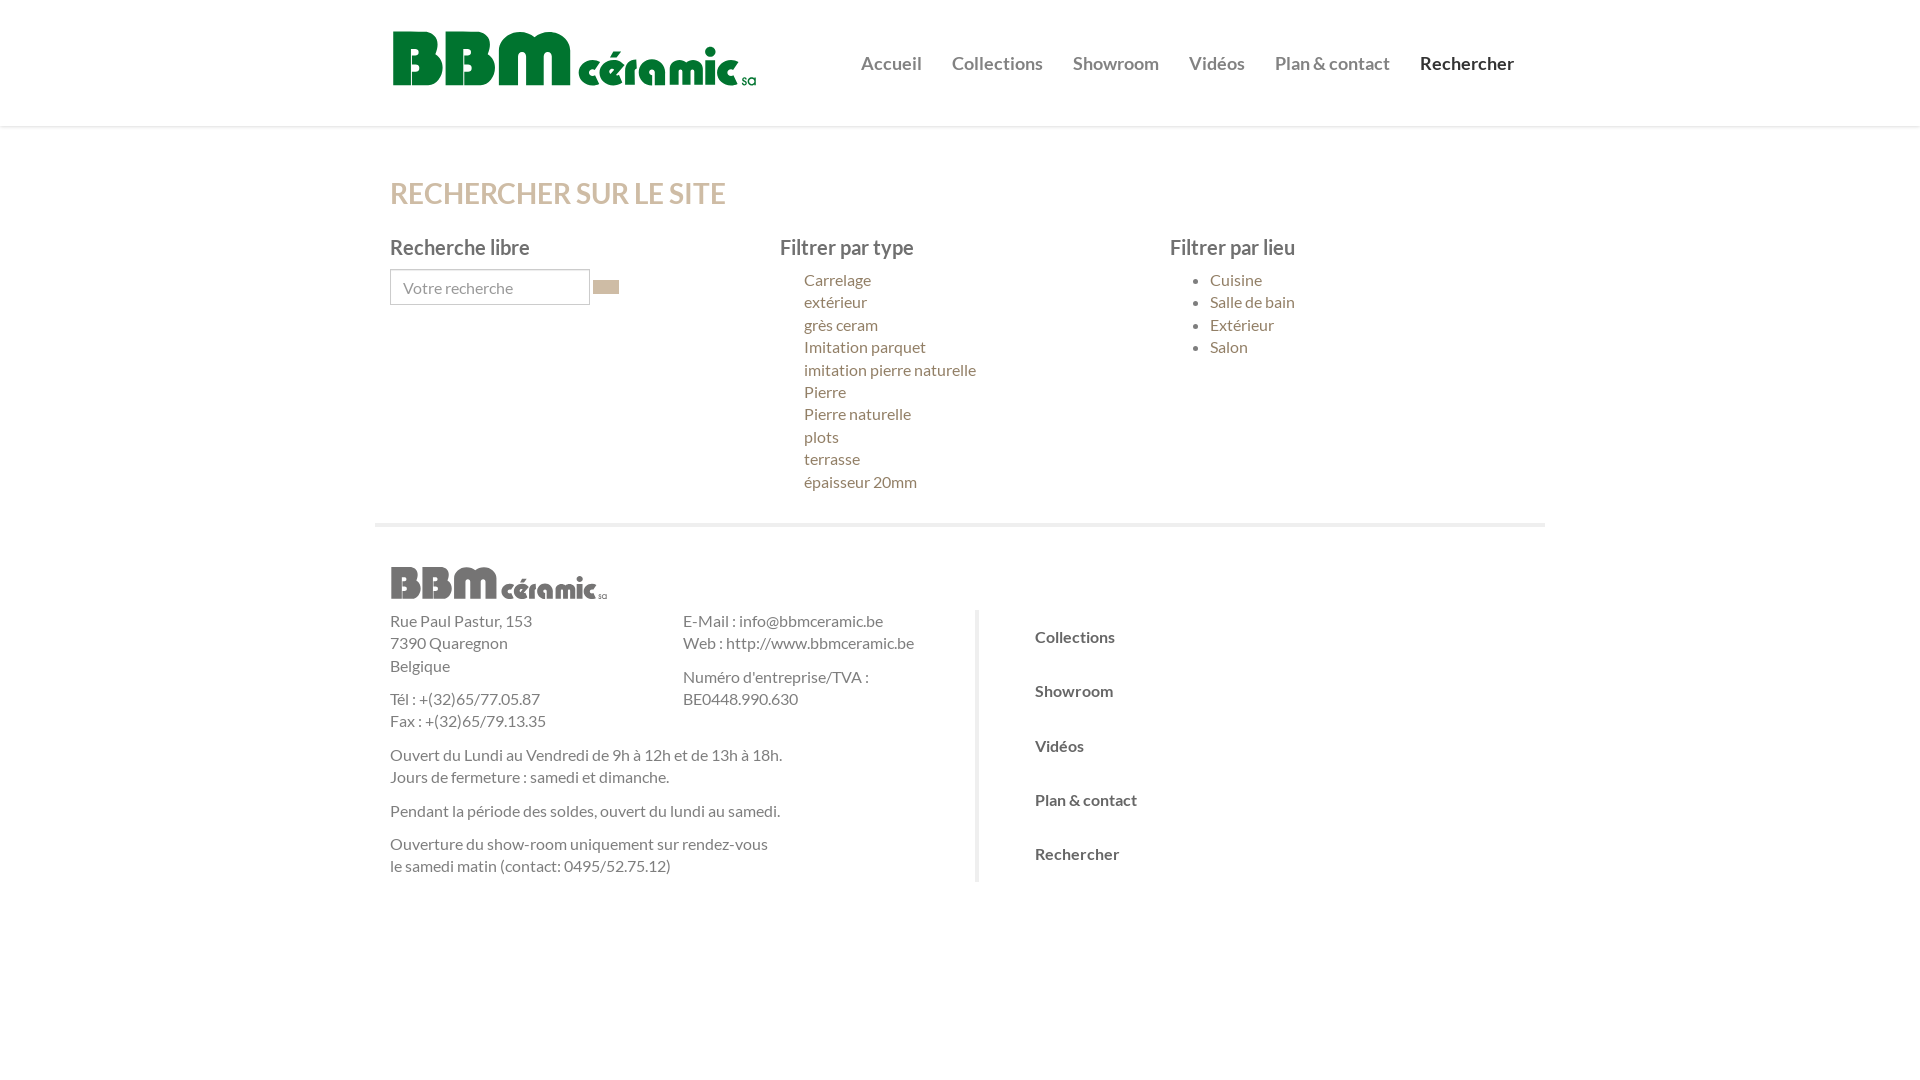 This screenshot has width=1920, height=1080. I want to click on 'imitation pierre naturelle', so click(778, 370).